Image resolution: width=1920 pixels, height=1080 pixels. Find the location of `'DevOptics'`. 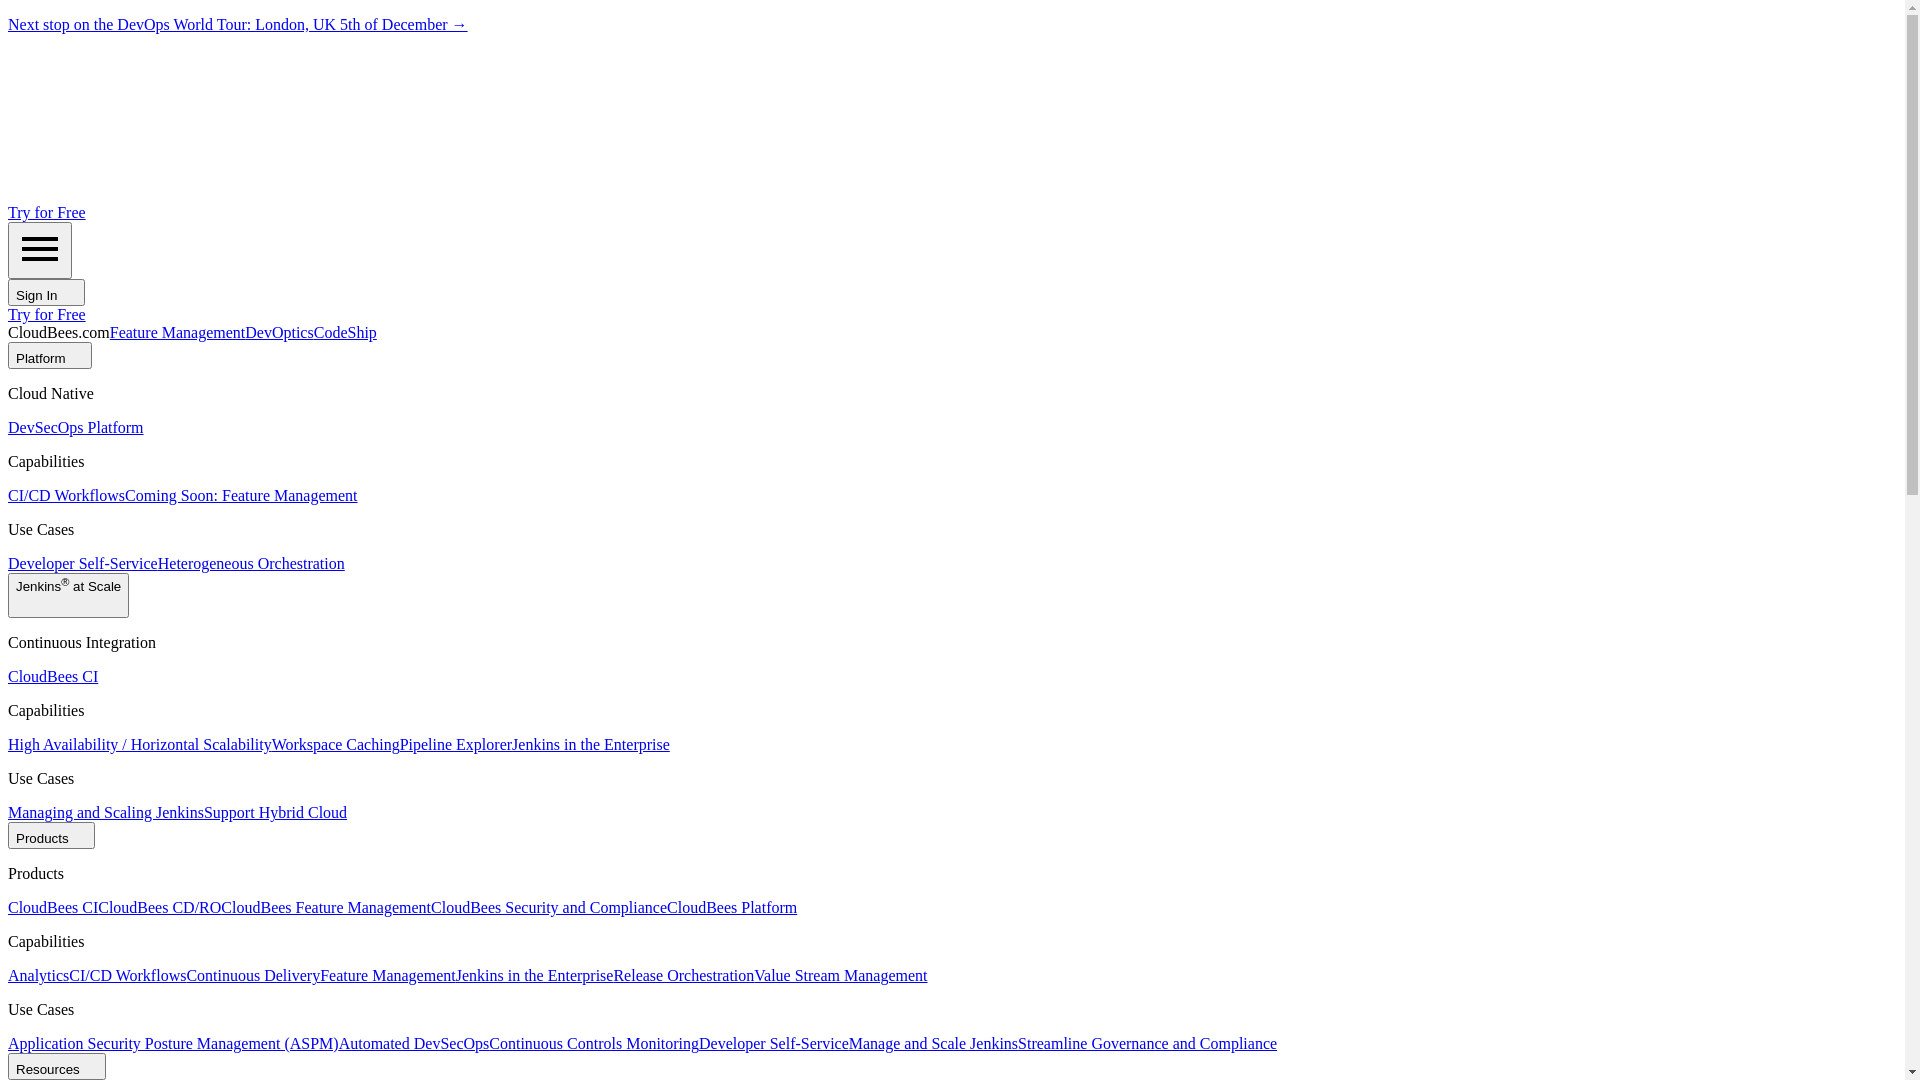

'DevOptics' is located at coordinates (277, 331).